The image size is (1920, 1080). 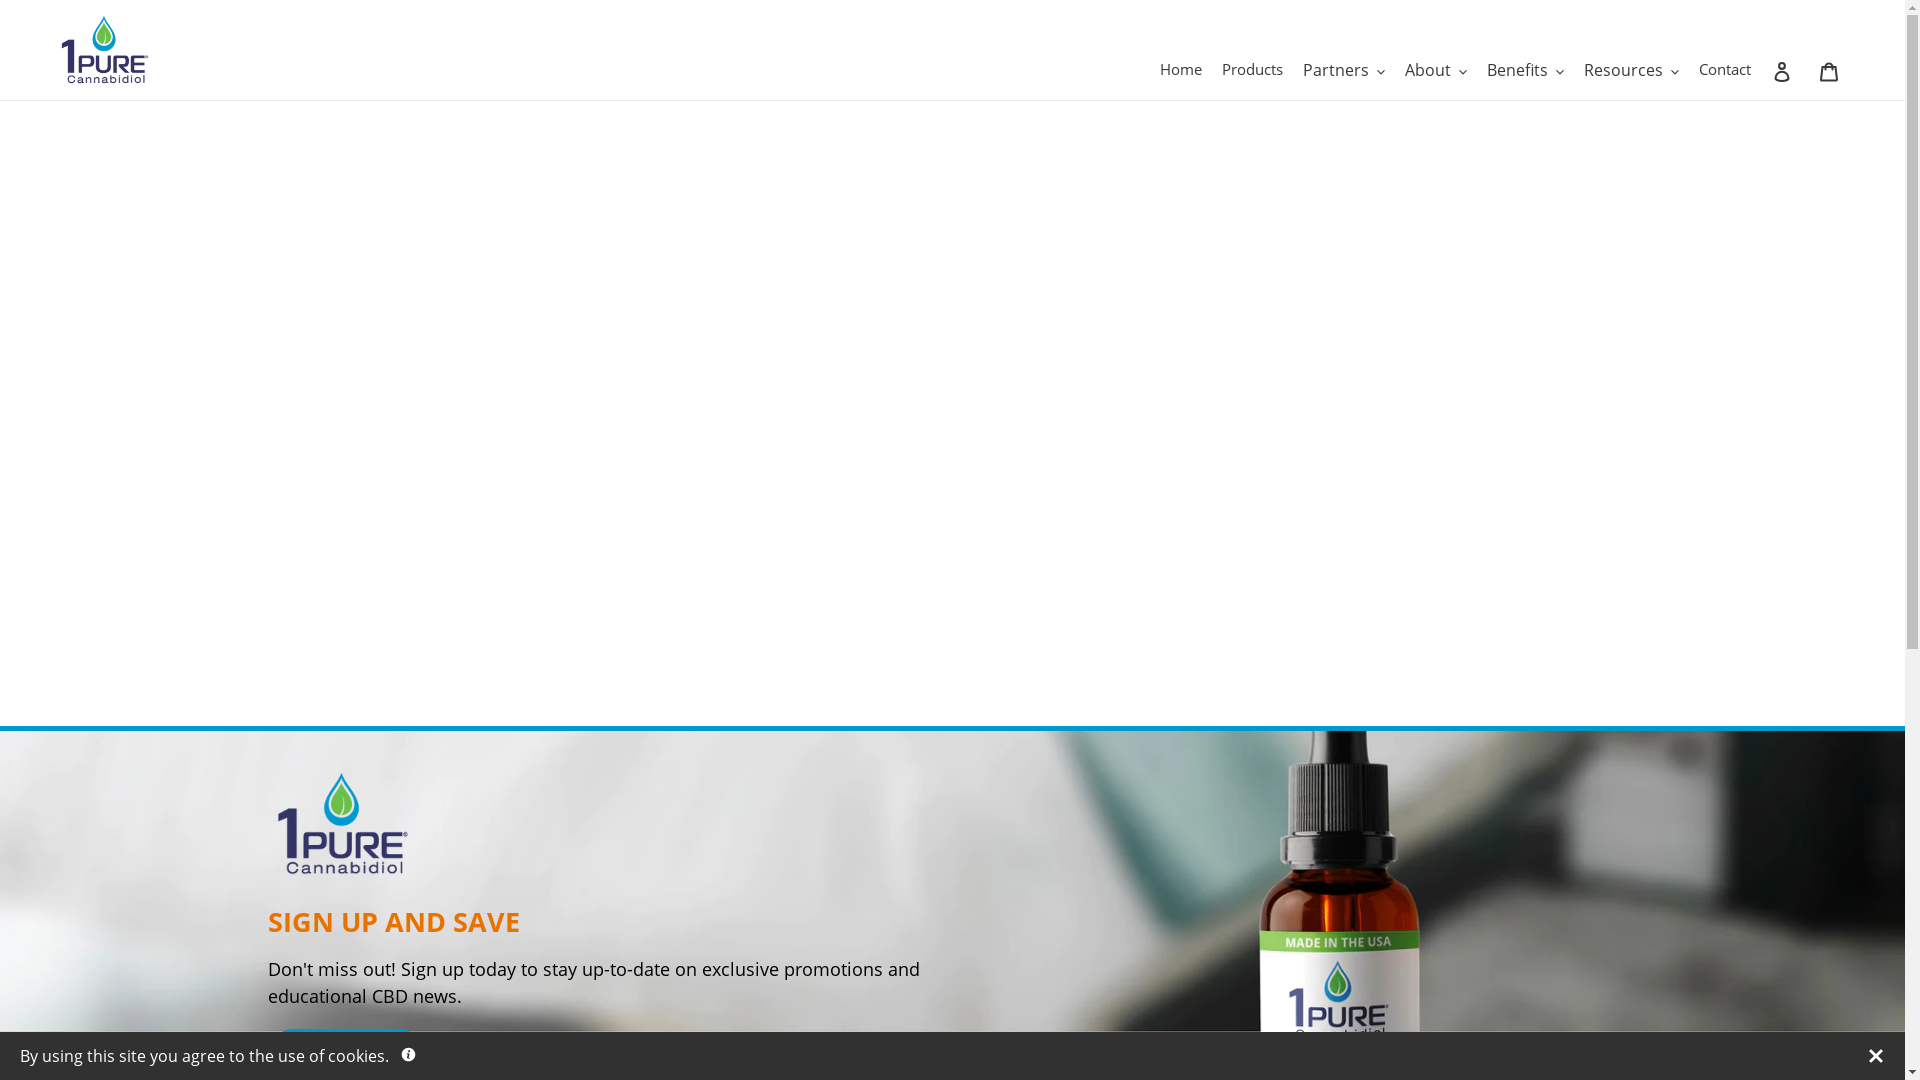 What do you see at coordinates (1434, 68) in the screenshot?
I see `'About'` at bounding box center [1434, 68].